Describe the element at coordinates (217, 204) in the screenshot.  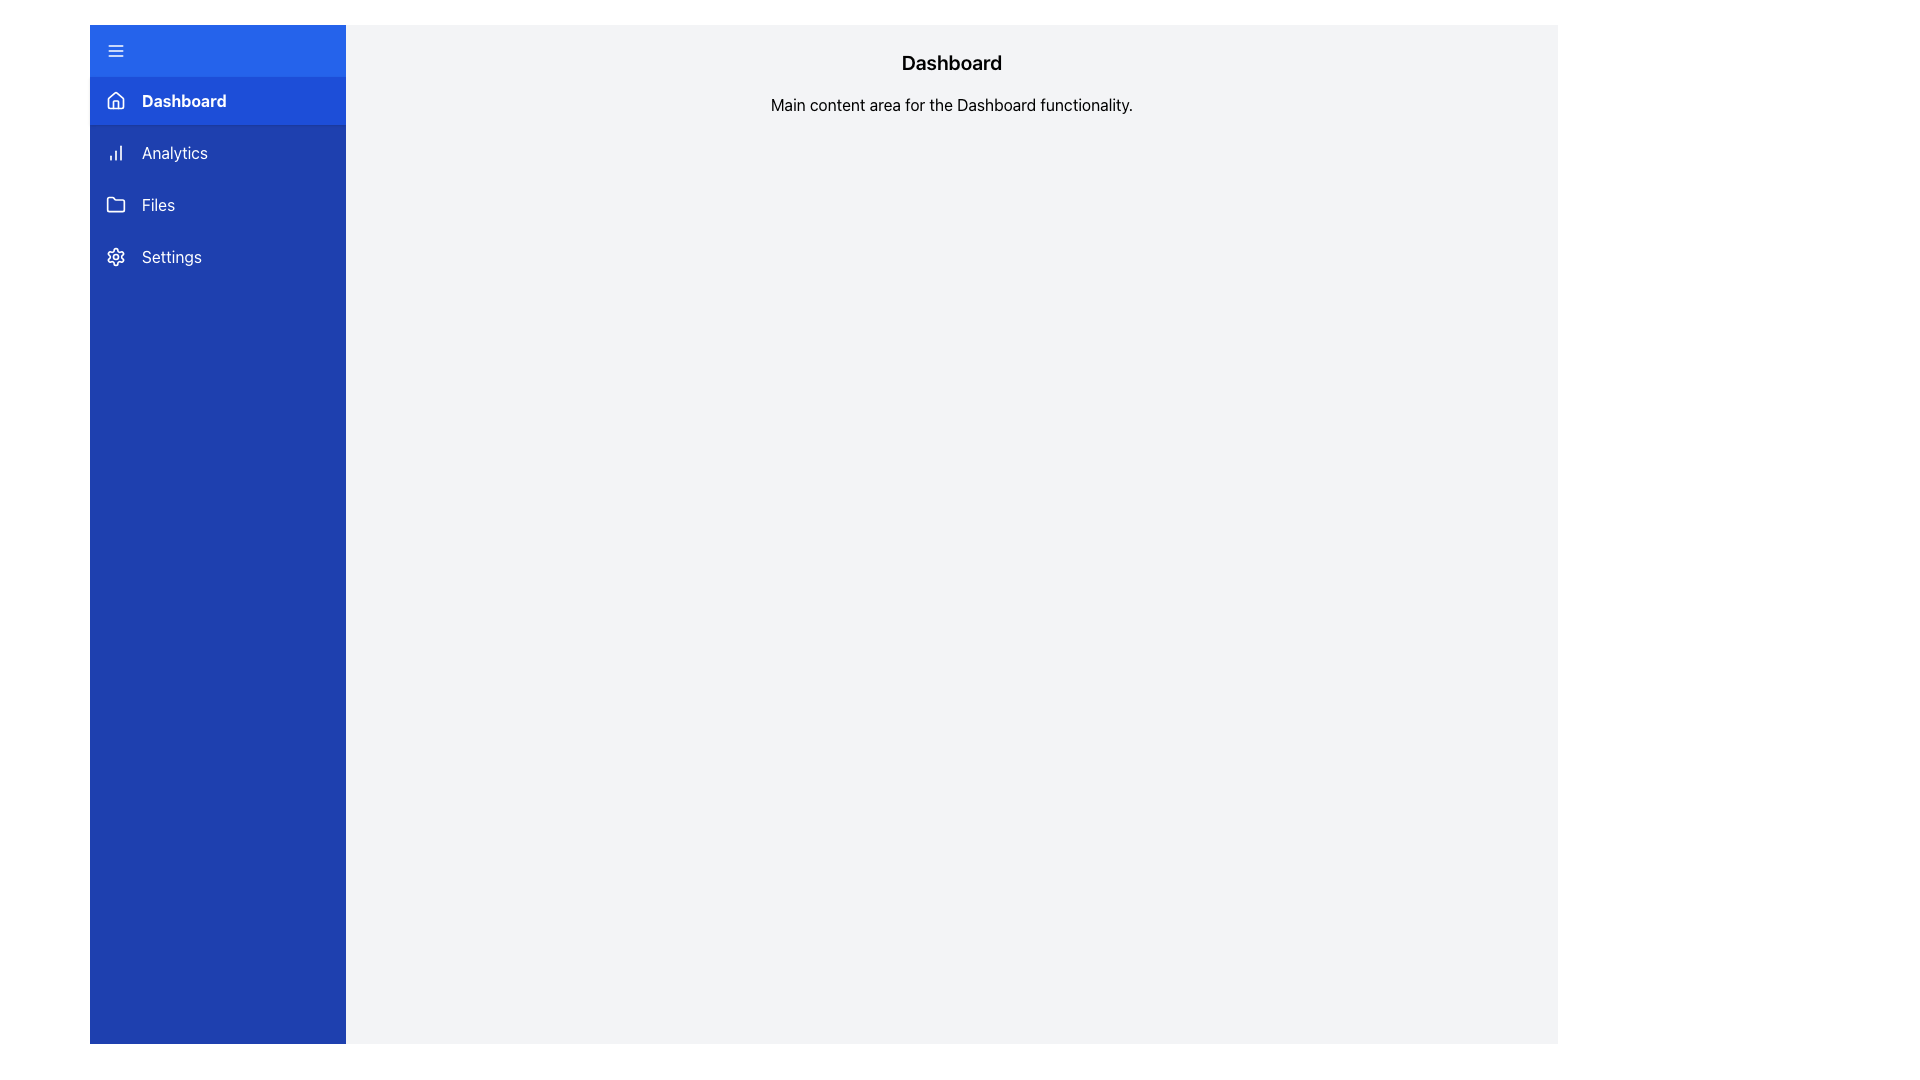
I see `the third menu item in the left sidebar, which serves as a navigational link to the 'Files' section of the application` at that location.